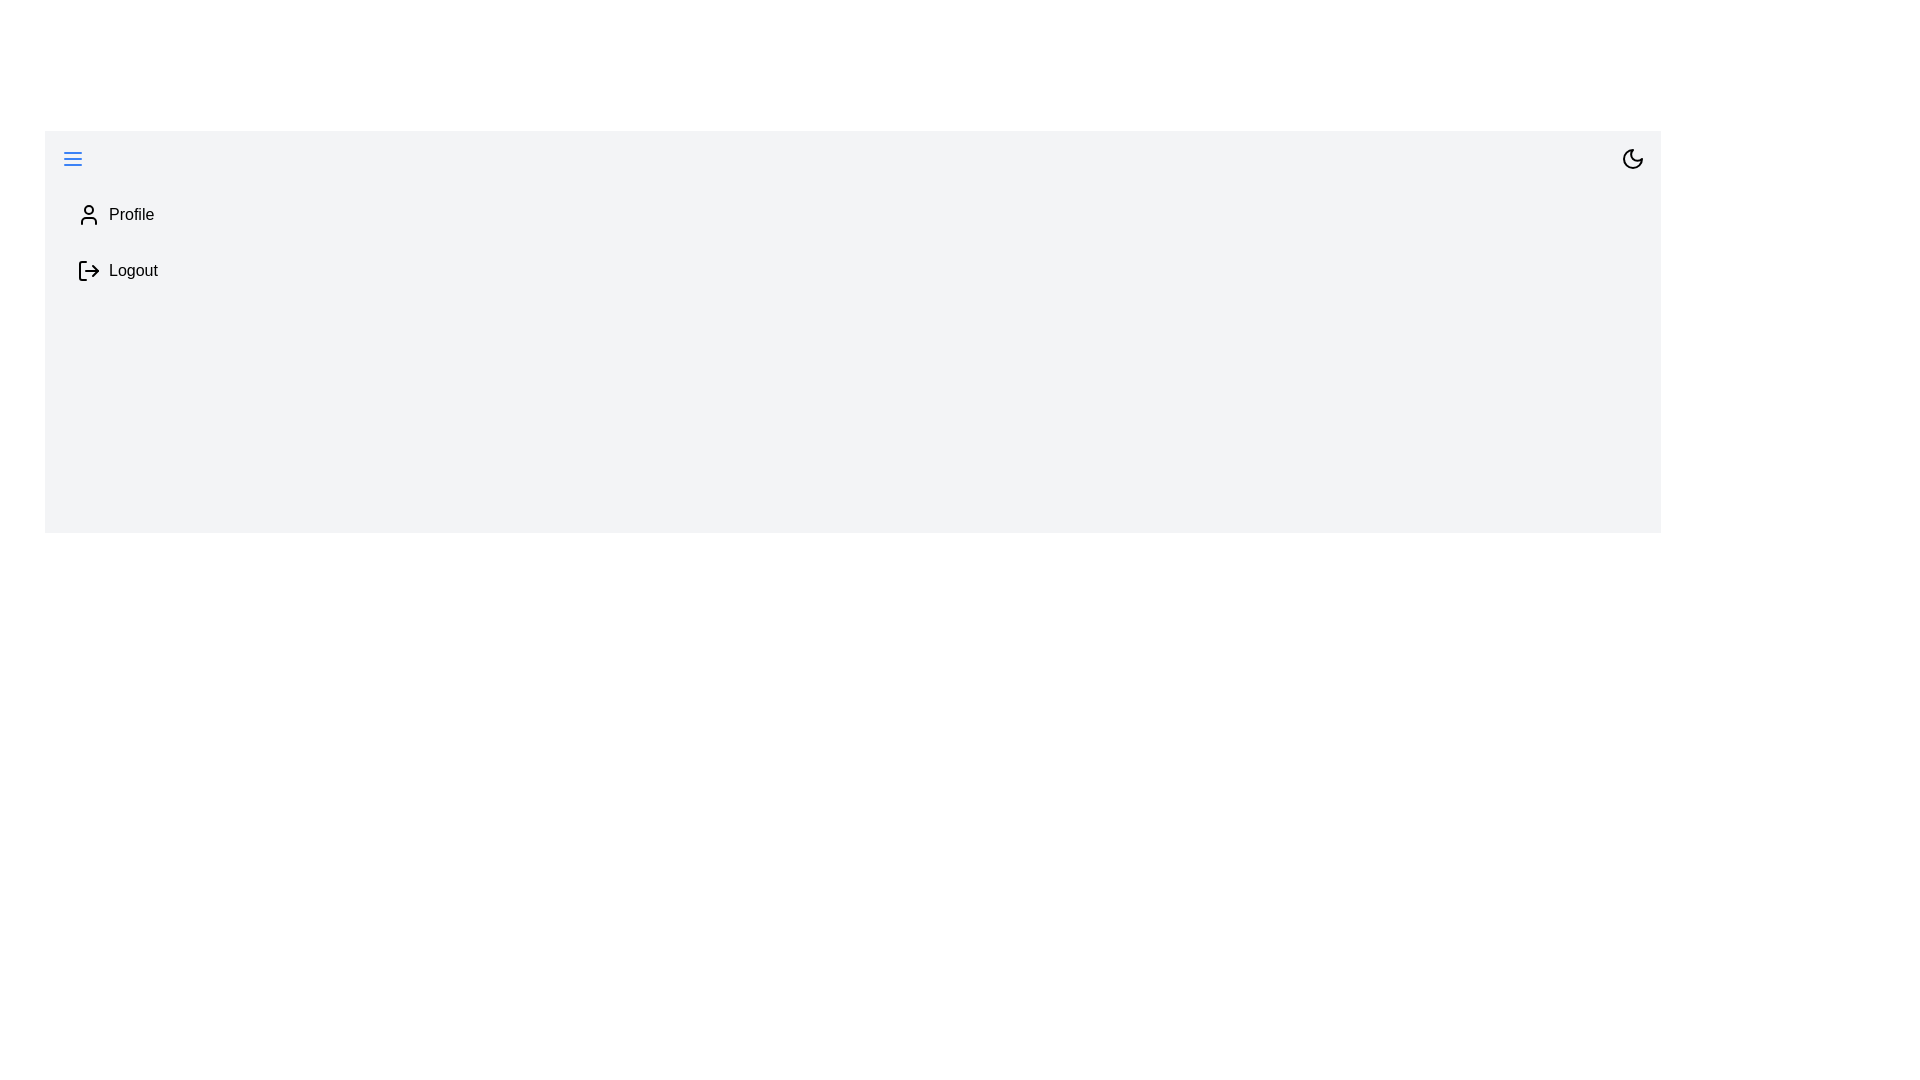 This screenshot has width=1920, height=1080. I want to click on the circular crescent moon icon button located at the top-right corner of the light grey bar, so click(1632, 157).